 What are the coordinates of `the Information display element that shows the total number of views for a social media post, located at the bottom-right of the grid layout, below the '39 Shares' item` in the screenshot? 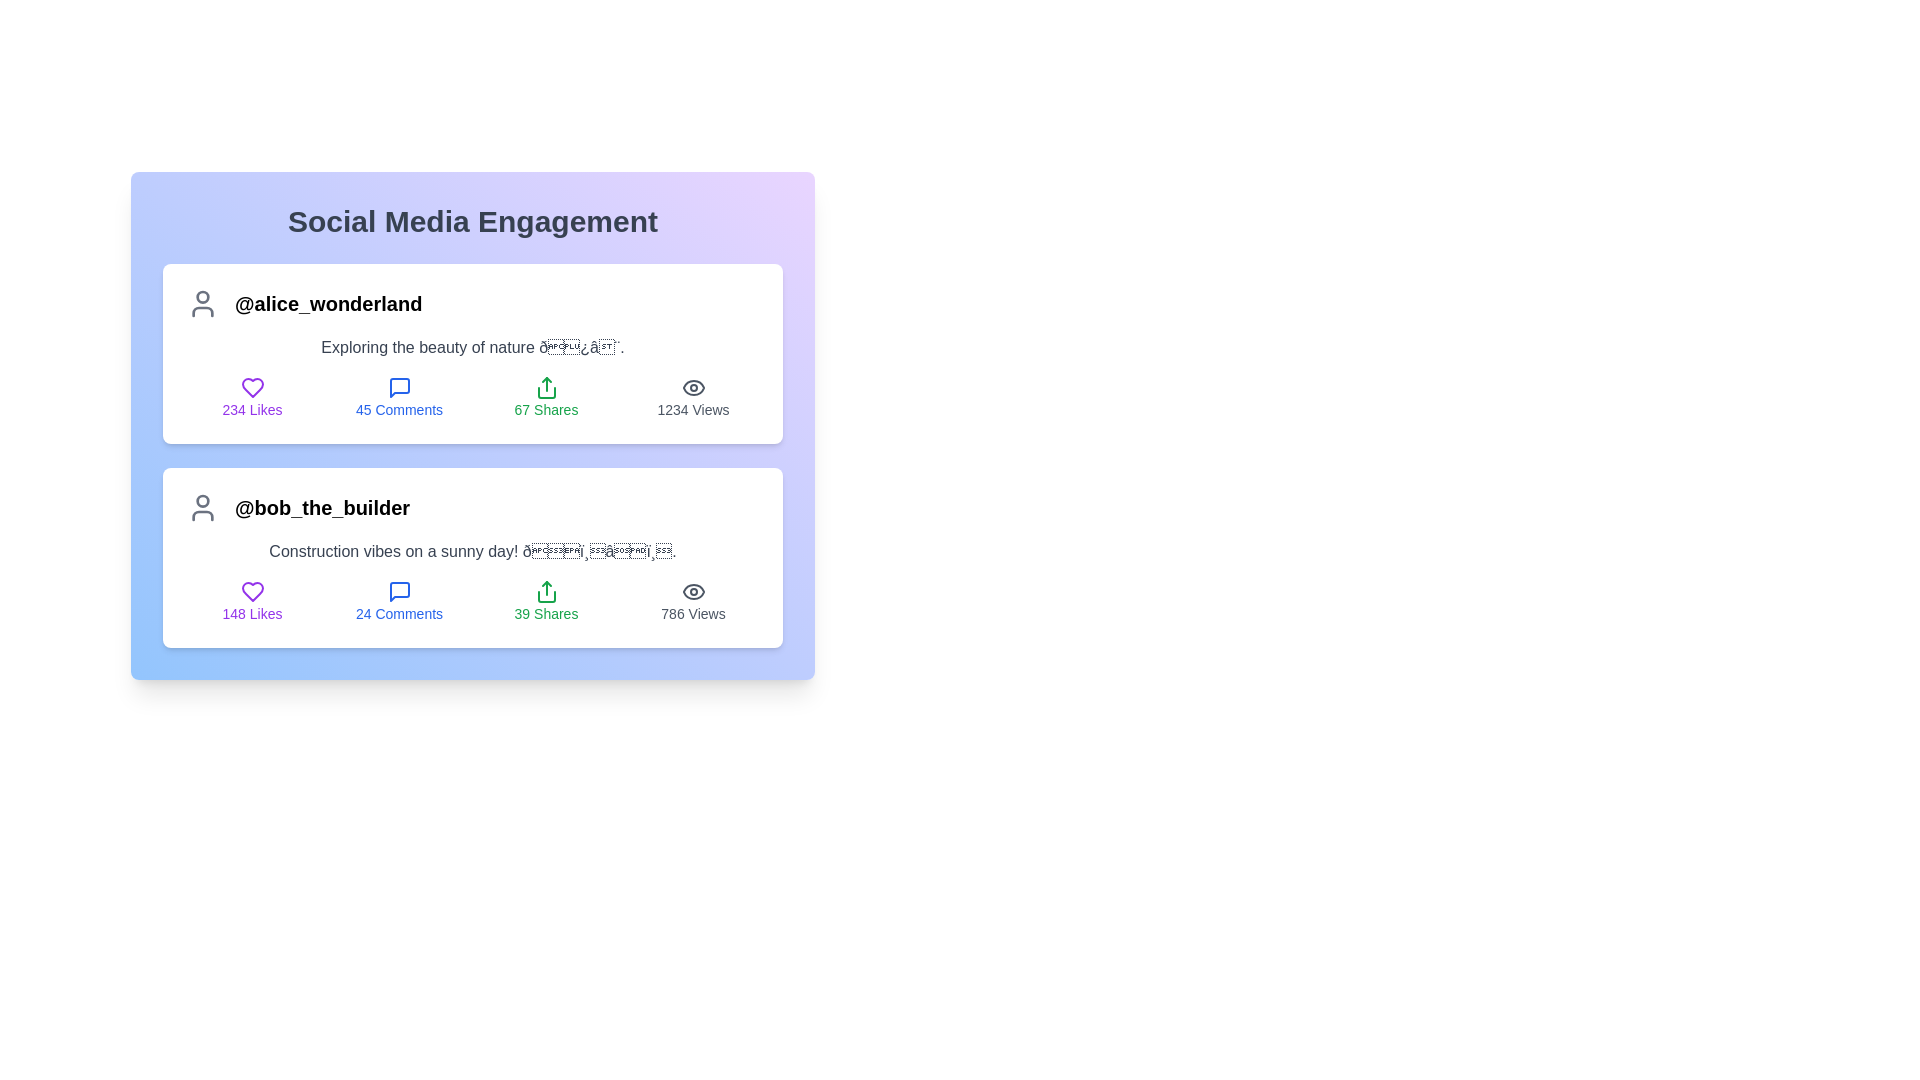 It's located at (693, 600).